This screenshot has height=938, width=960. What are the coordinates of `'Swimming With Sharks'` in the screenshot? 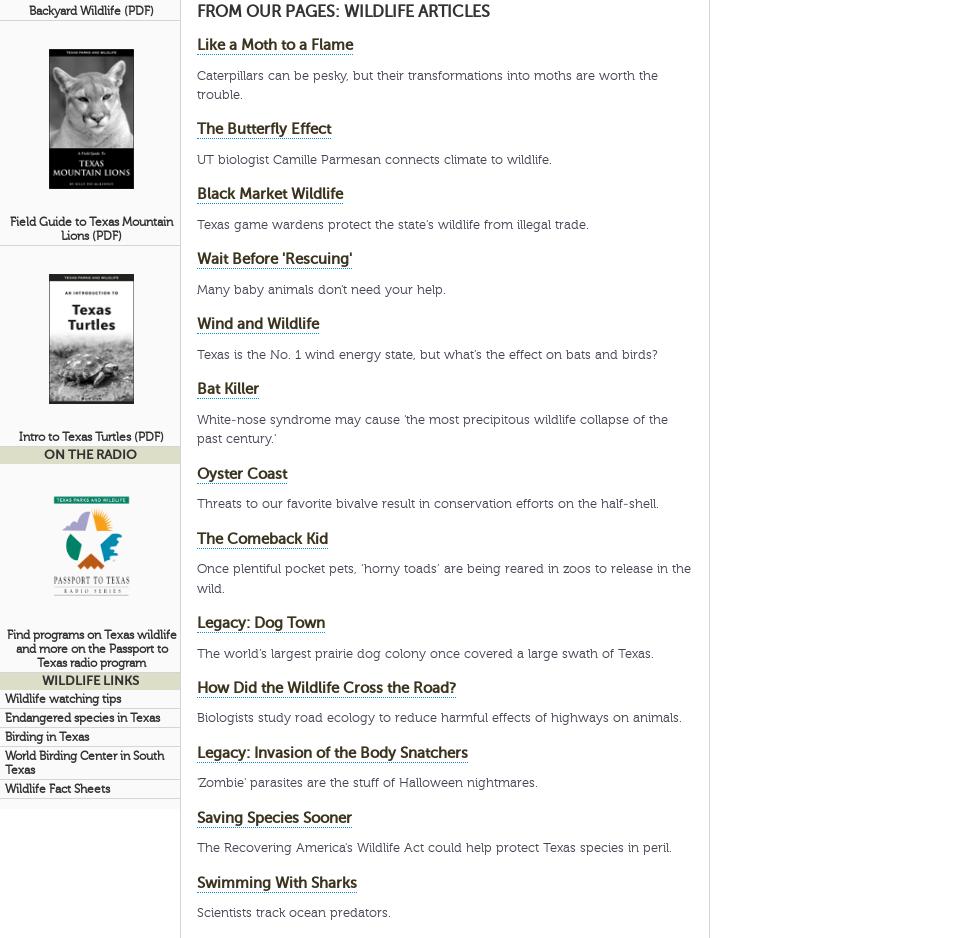 It's located at (275, 882).